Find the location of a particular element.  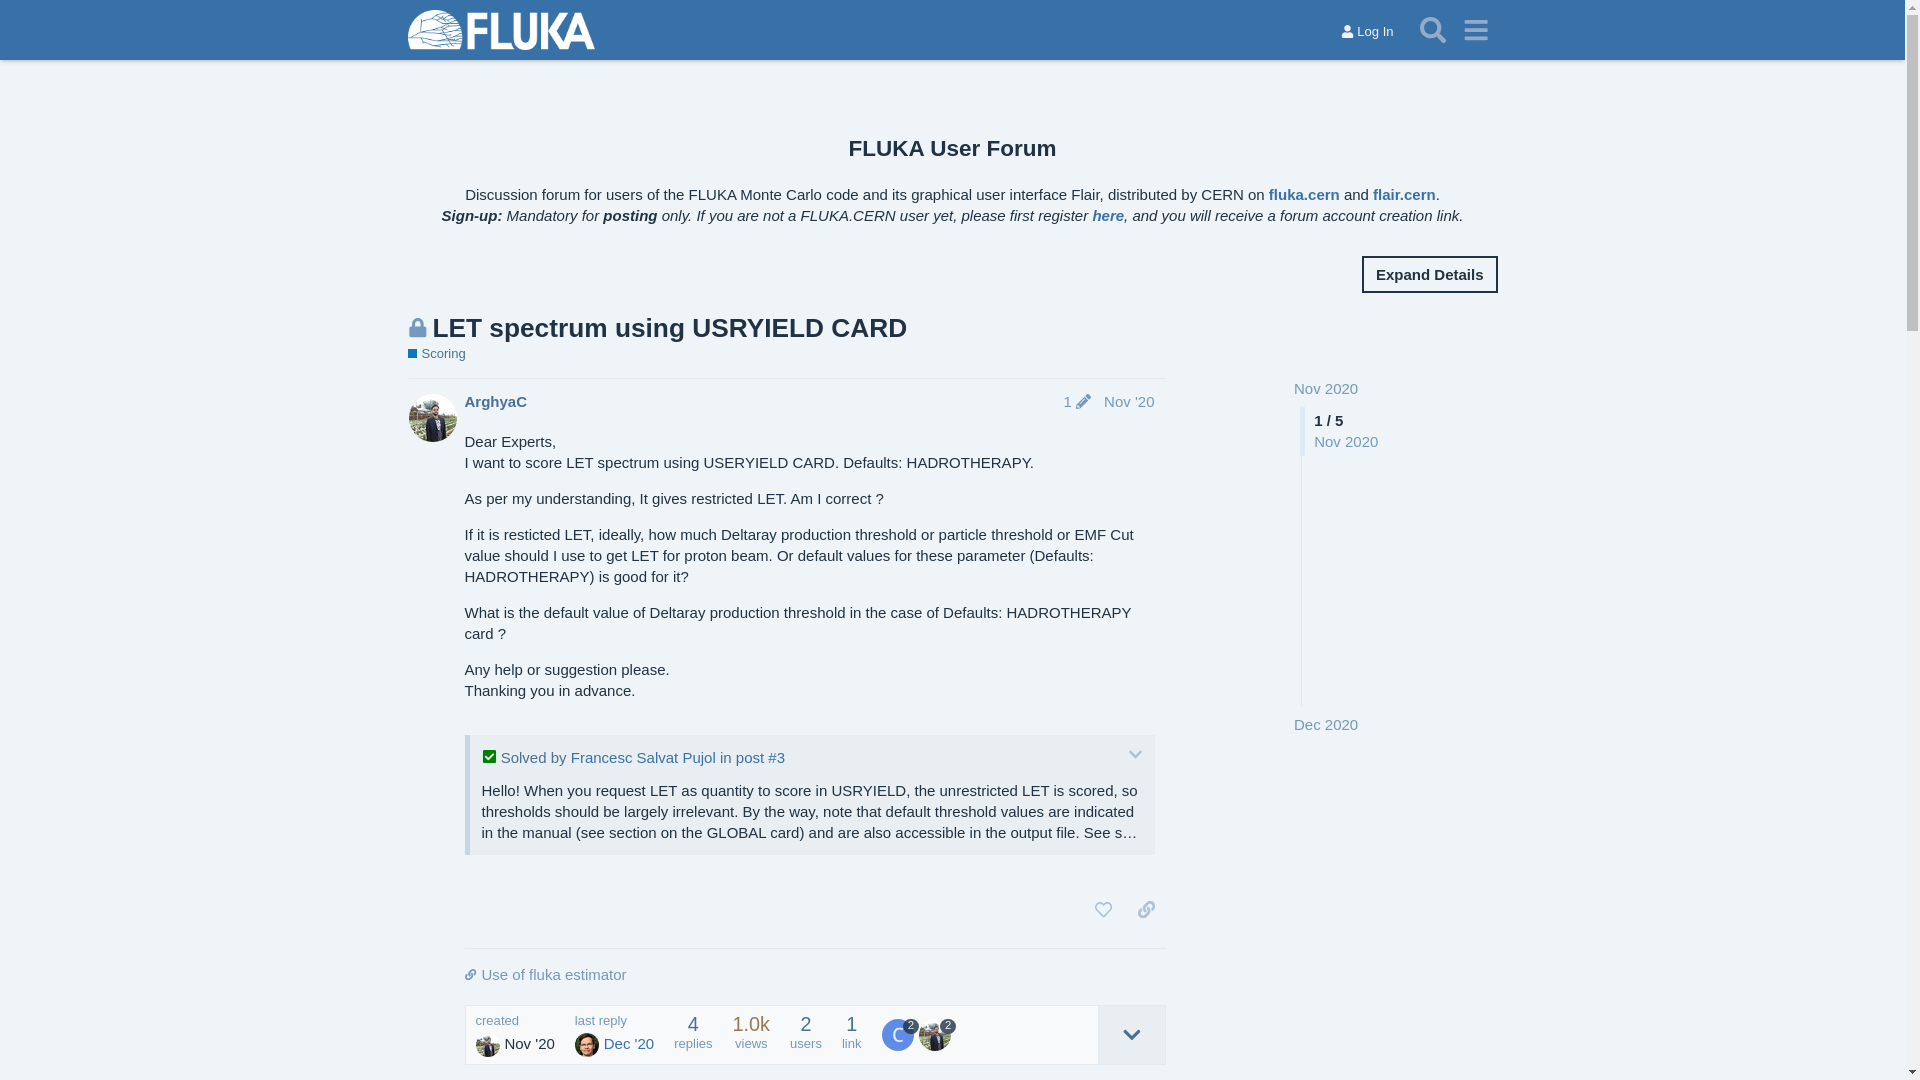

'Expand Details' is located at coordinates (1429, 274).